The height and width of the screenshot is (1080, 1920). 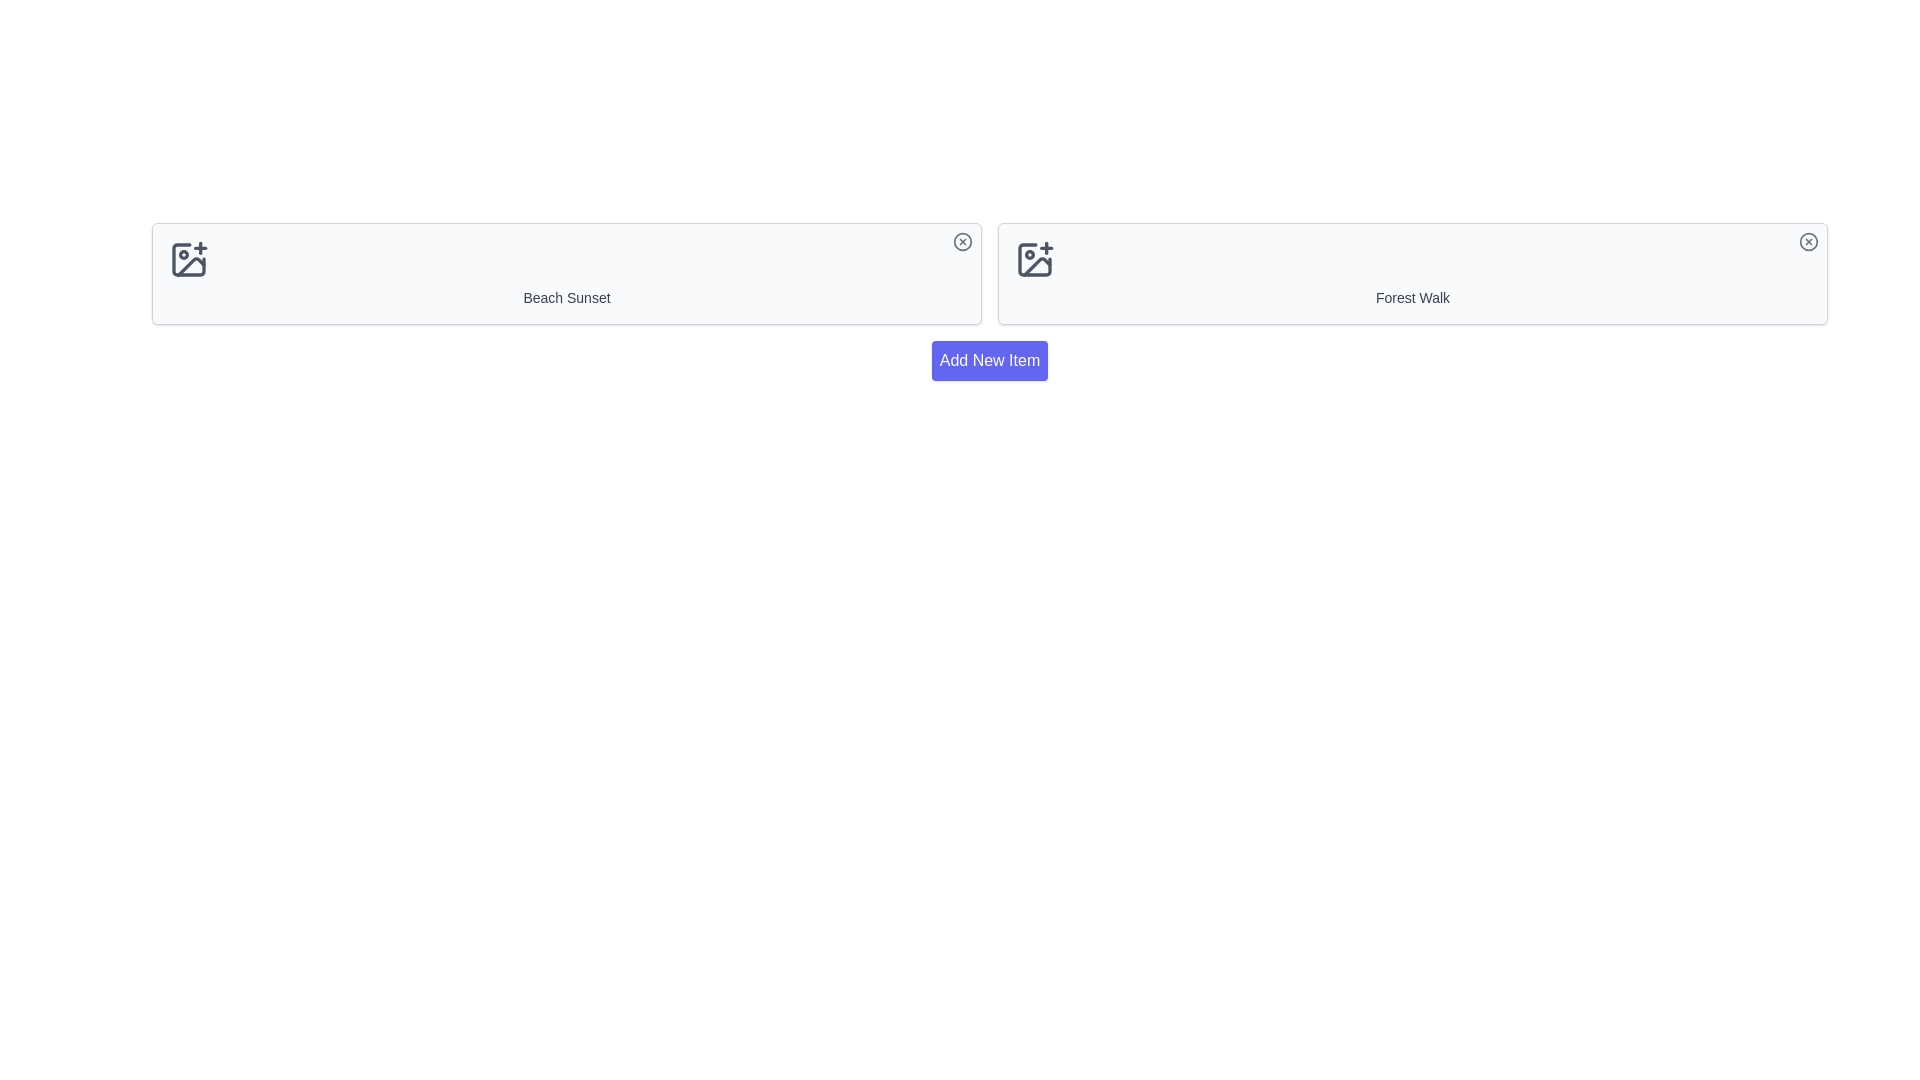 I want to click on the text element located at the bottom of the card, which has a light gray background and is labeled with an icon of an image with a plus sign above it, so click(x=565, y=297).